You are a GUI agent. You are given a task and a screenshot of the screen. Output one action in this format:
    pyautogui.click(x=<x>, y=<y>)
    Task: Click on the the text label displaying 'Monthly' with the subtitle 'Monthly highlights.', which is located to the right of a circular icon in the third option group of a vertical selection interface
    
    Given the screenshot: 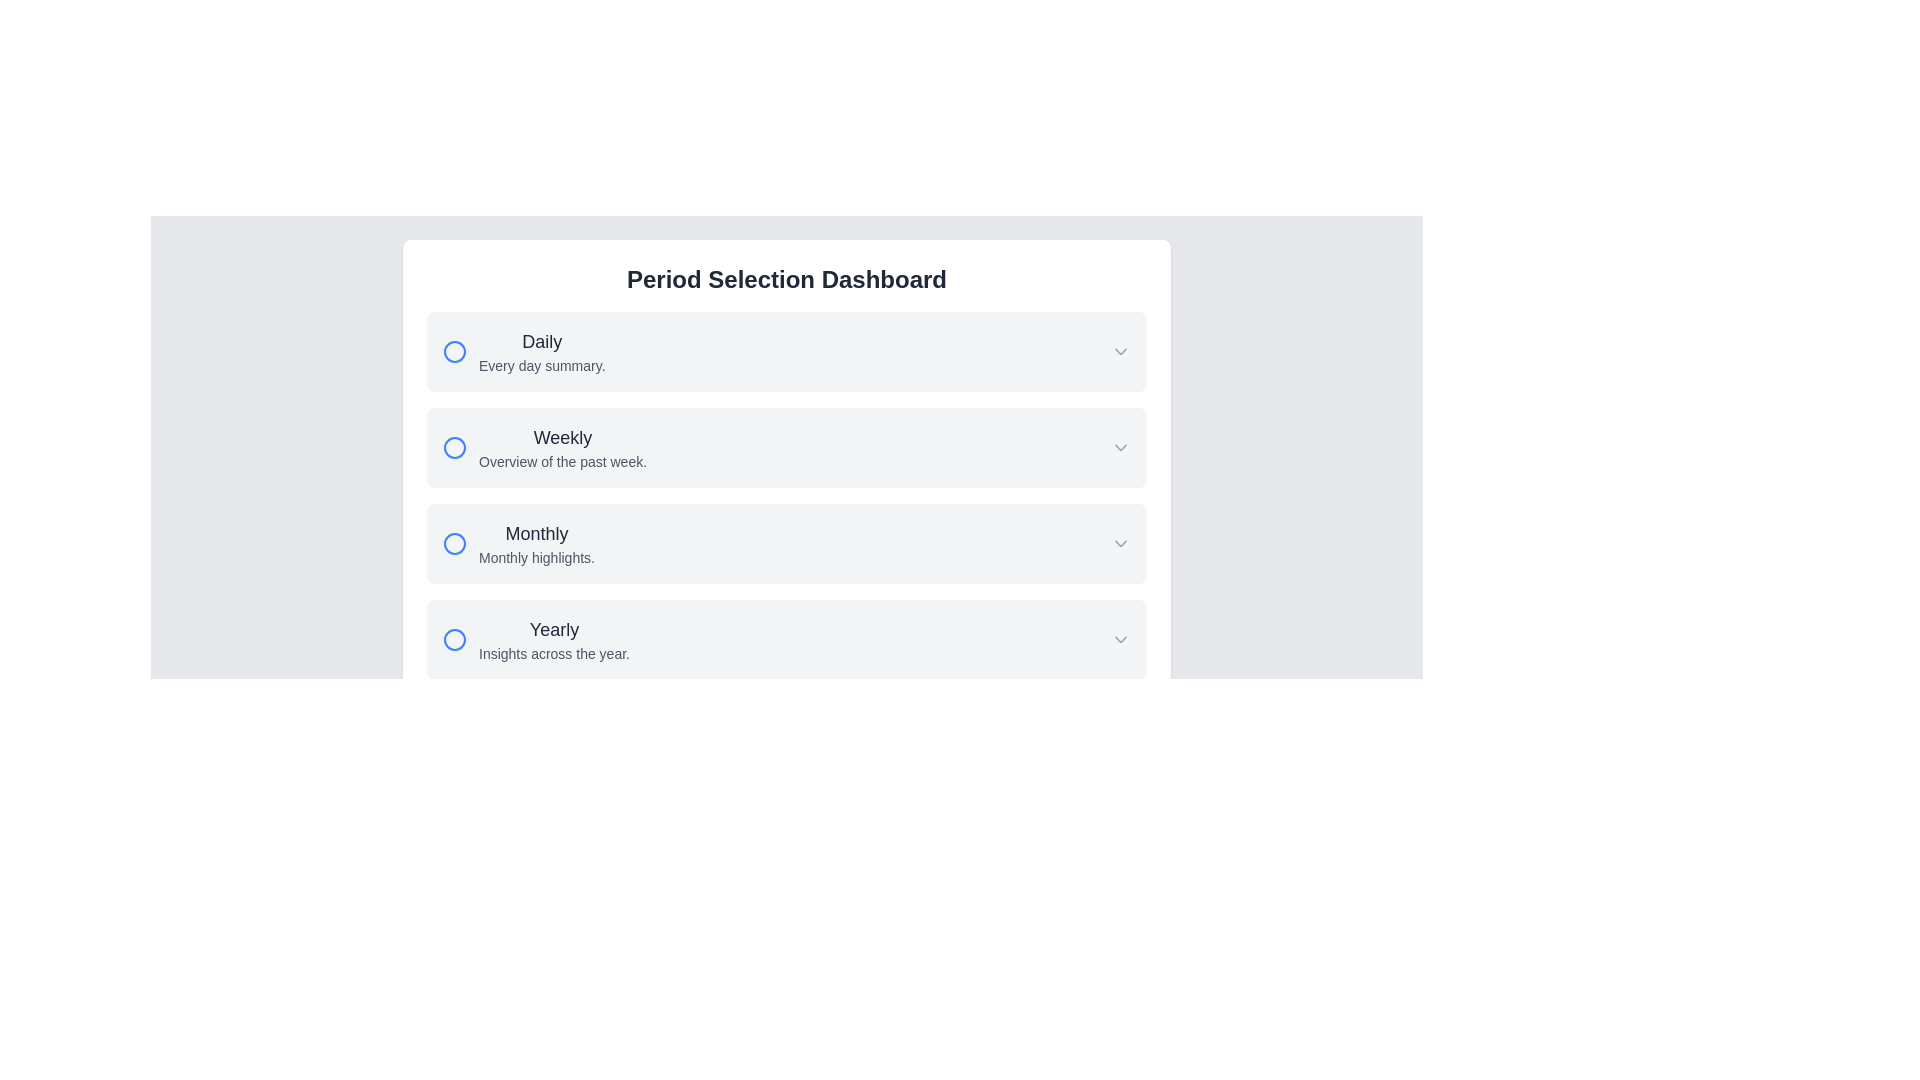 What is the action you would take?
    pyautogui.click(x=518, y=543)
    